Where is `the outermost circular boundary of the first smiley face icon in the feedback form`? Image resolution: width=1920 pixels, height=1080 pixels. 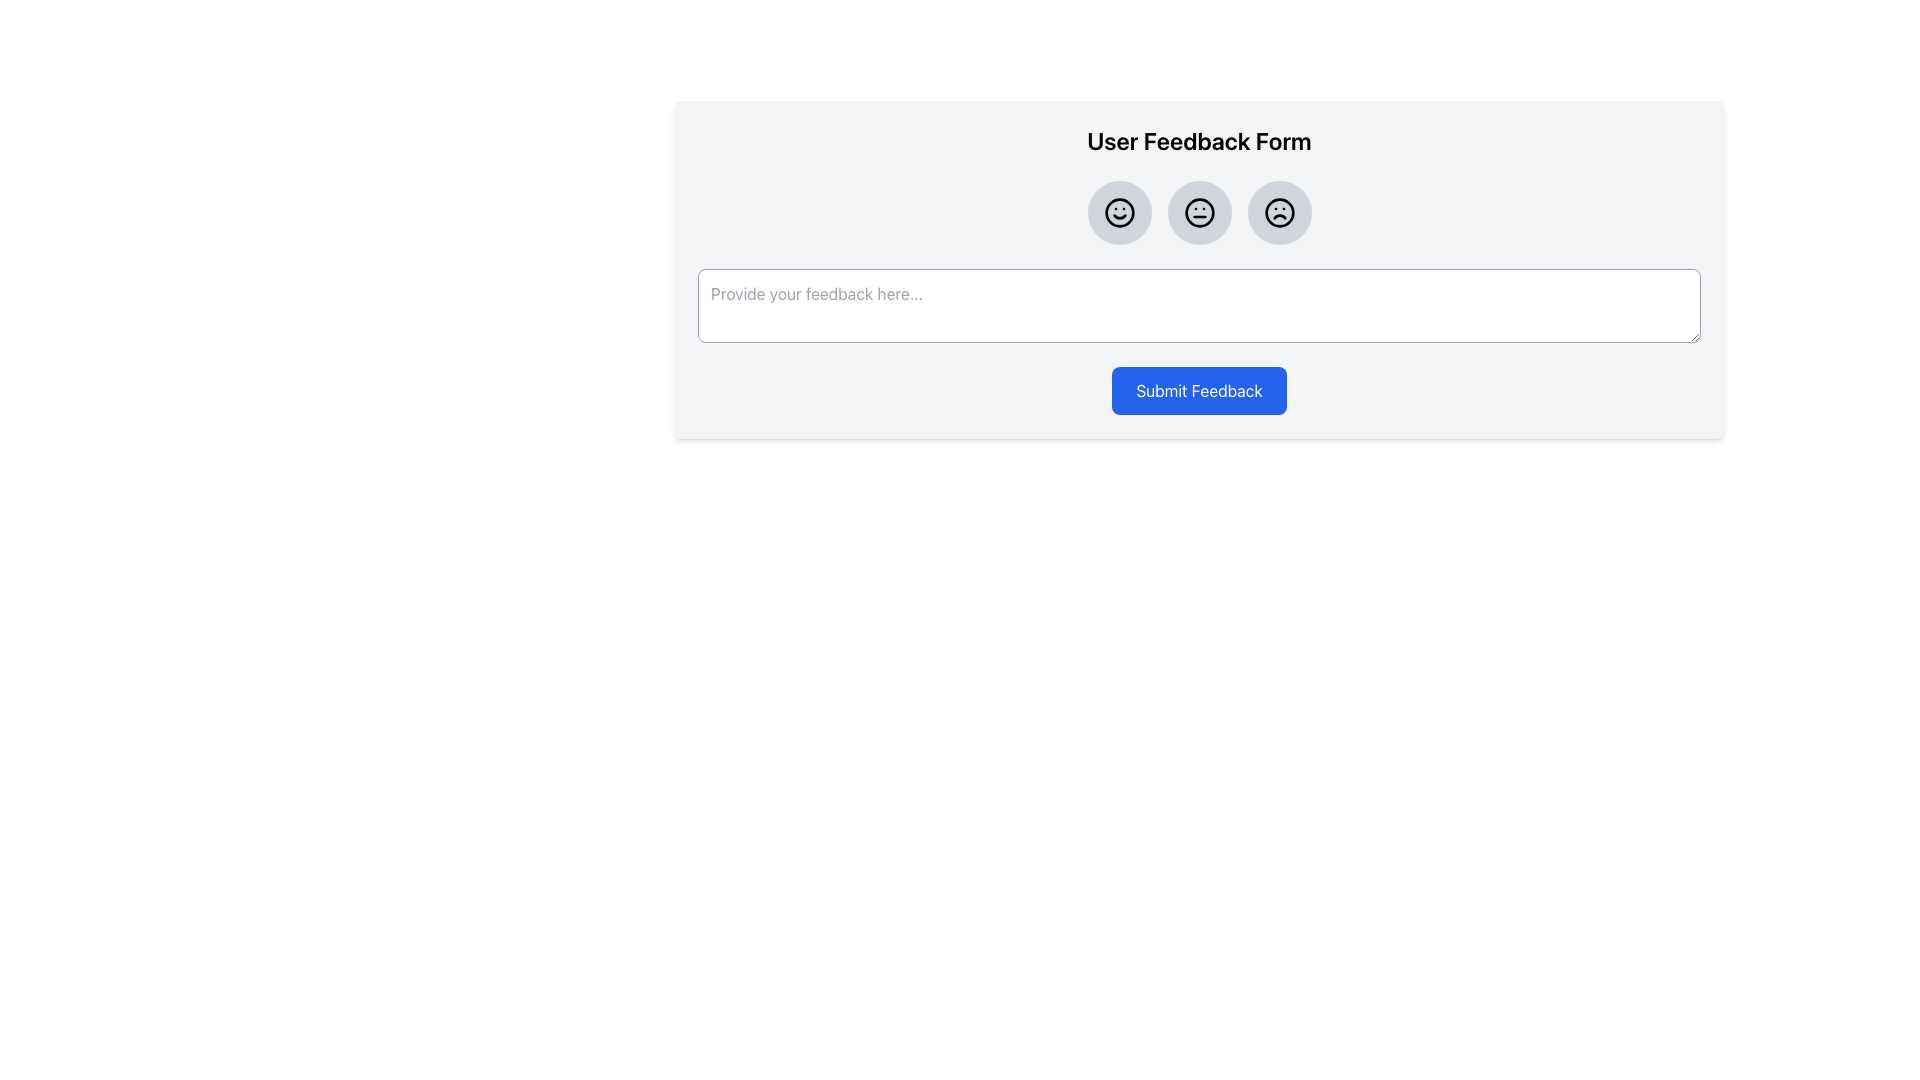 the outermost circular boundary of the first smiley face icon in the feedback form is located at coordinates (1118, 212).